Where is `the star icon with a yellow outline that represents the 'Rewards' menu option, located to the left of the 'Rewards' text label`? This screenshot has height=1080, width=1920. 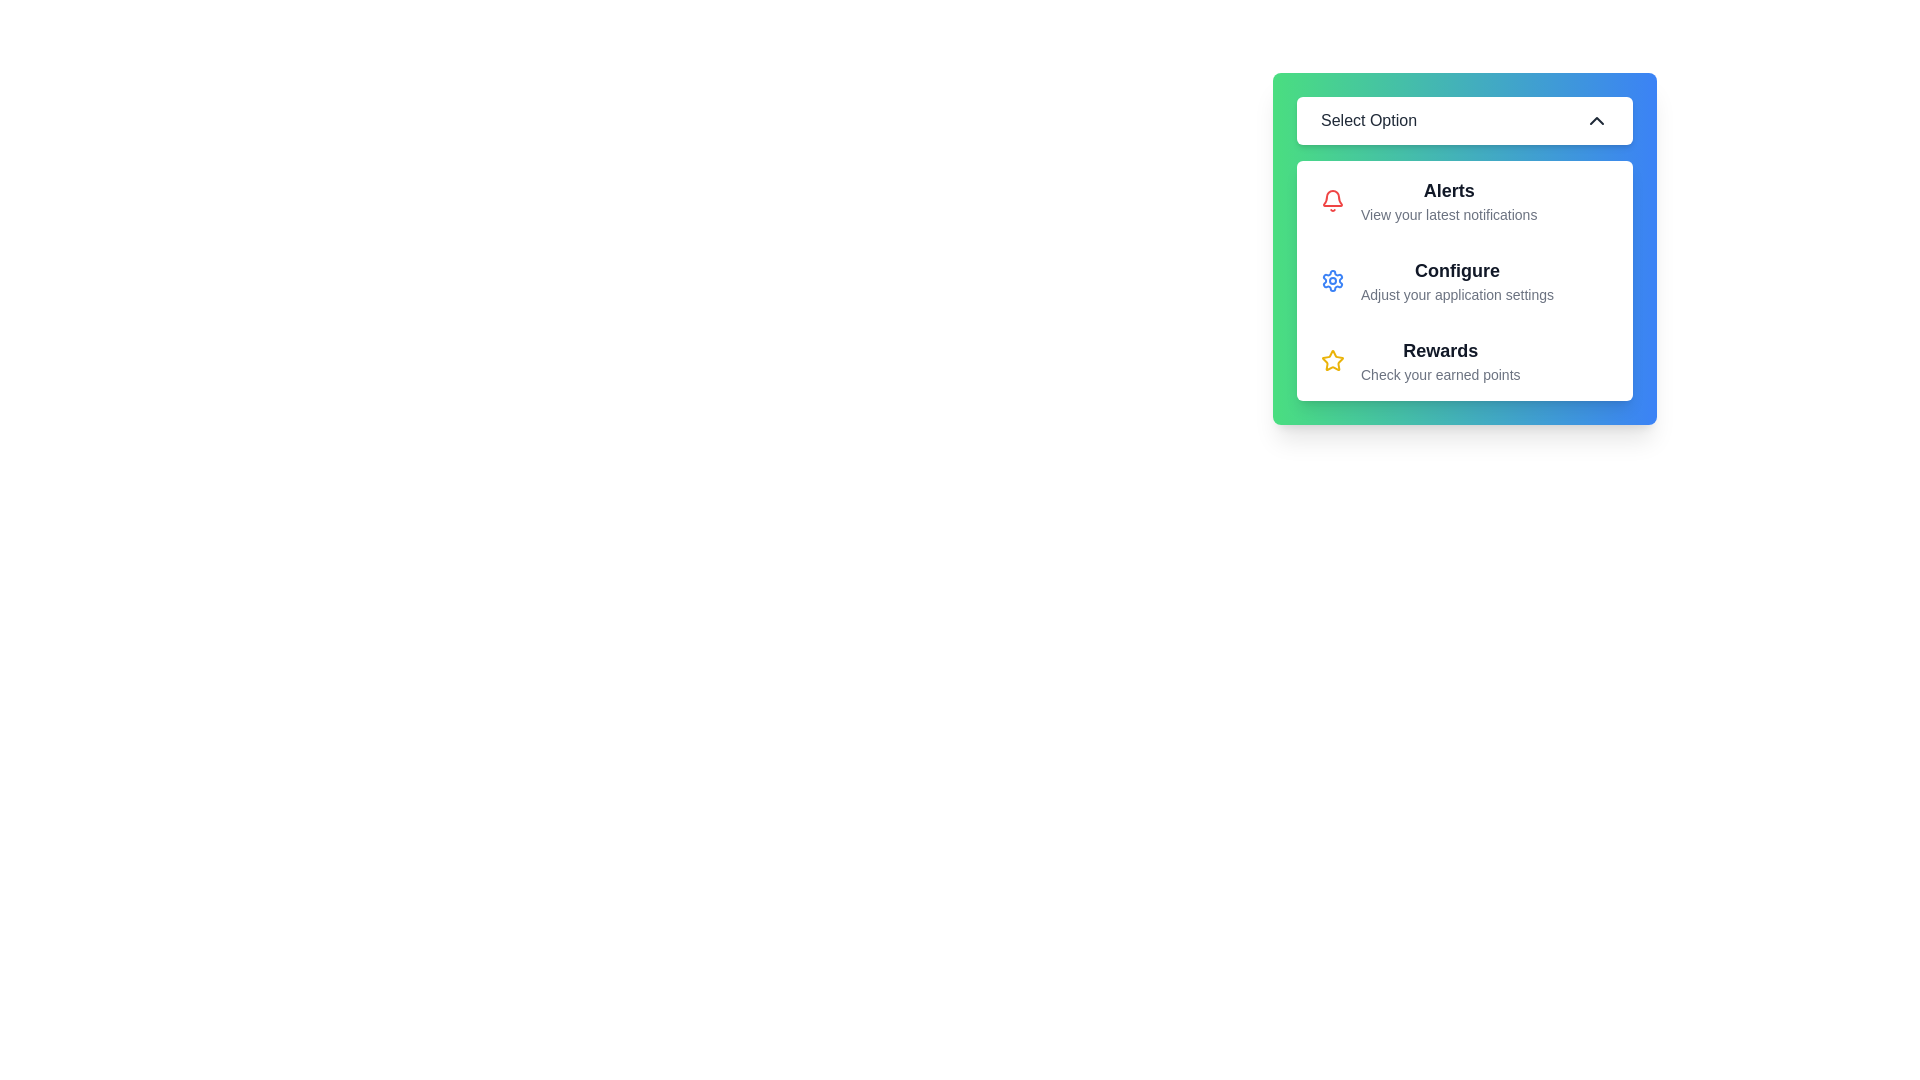 the star icon with a yellow outline that represents the 'Rewards' menu option, located to the left of the 'Rewards' text label is located at coordinates (1333, 361).